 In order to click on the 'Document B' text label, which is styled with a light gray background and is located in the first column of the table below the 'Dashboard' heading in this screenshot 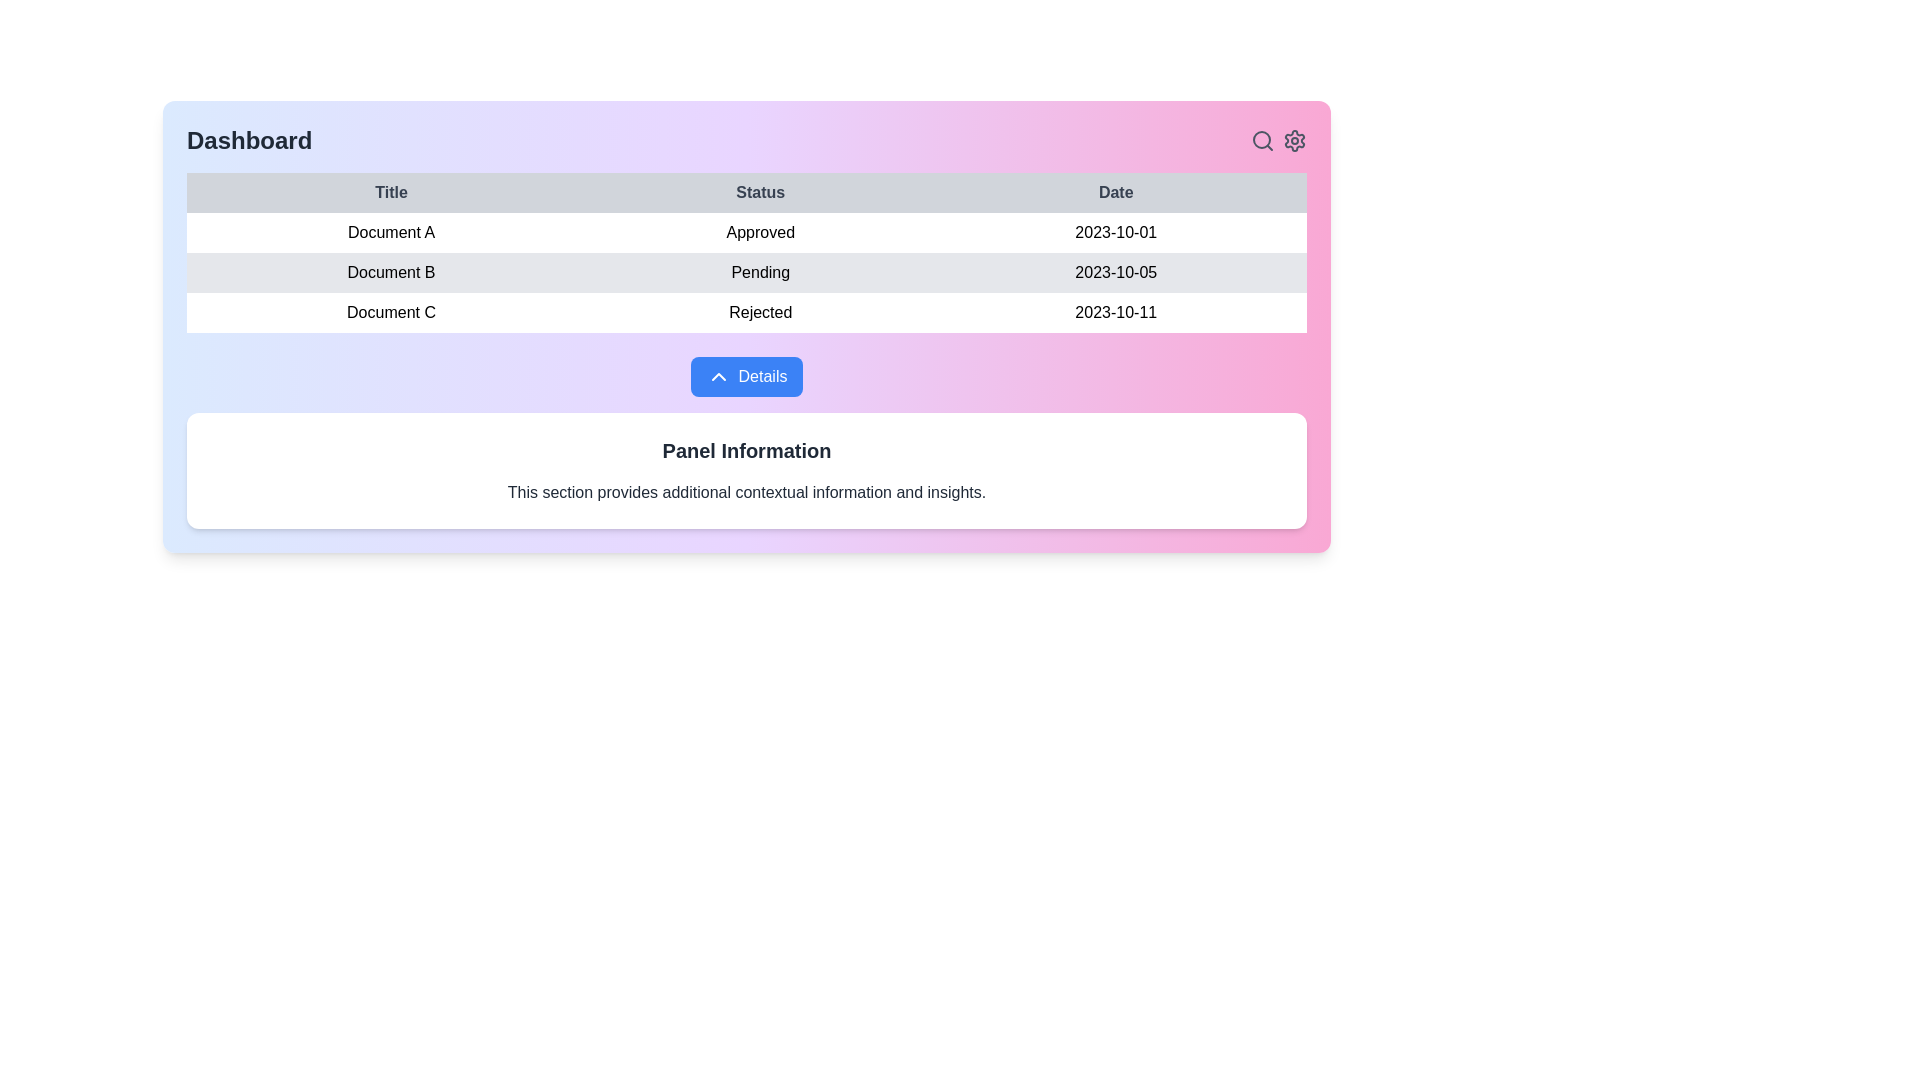, I will do `click(391, 273)`.